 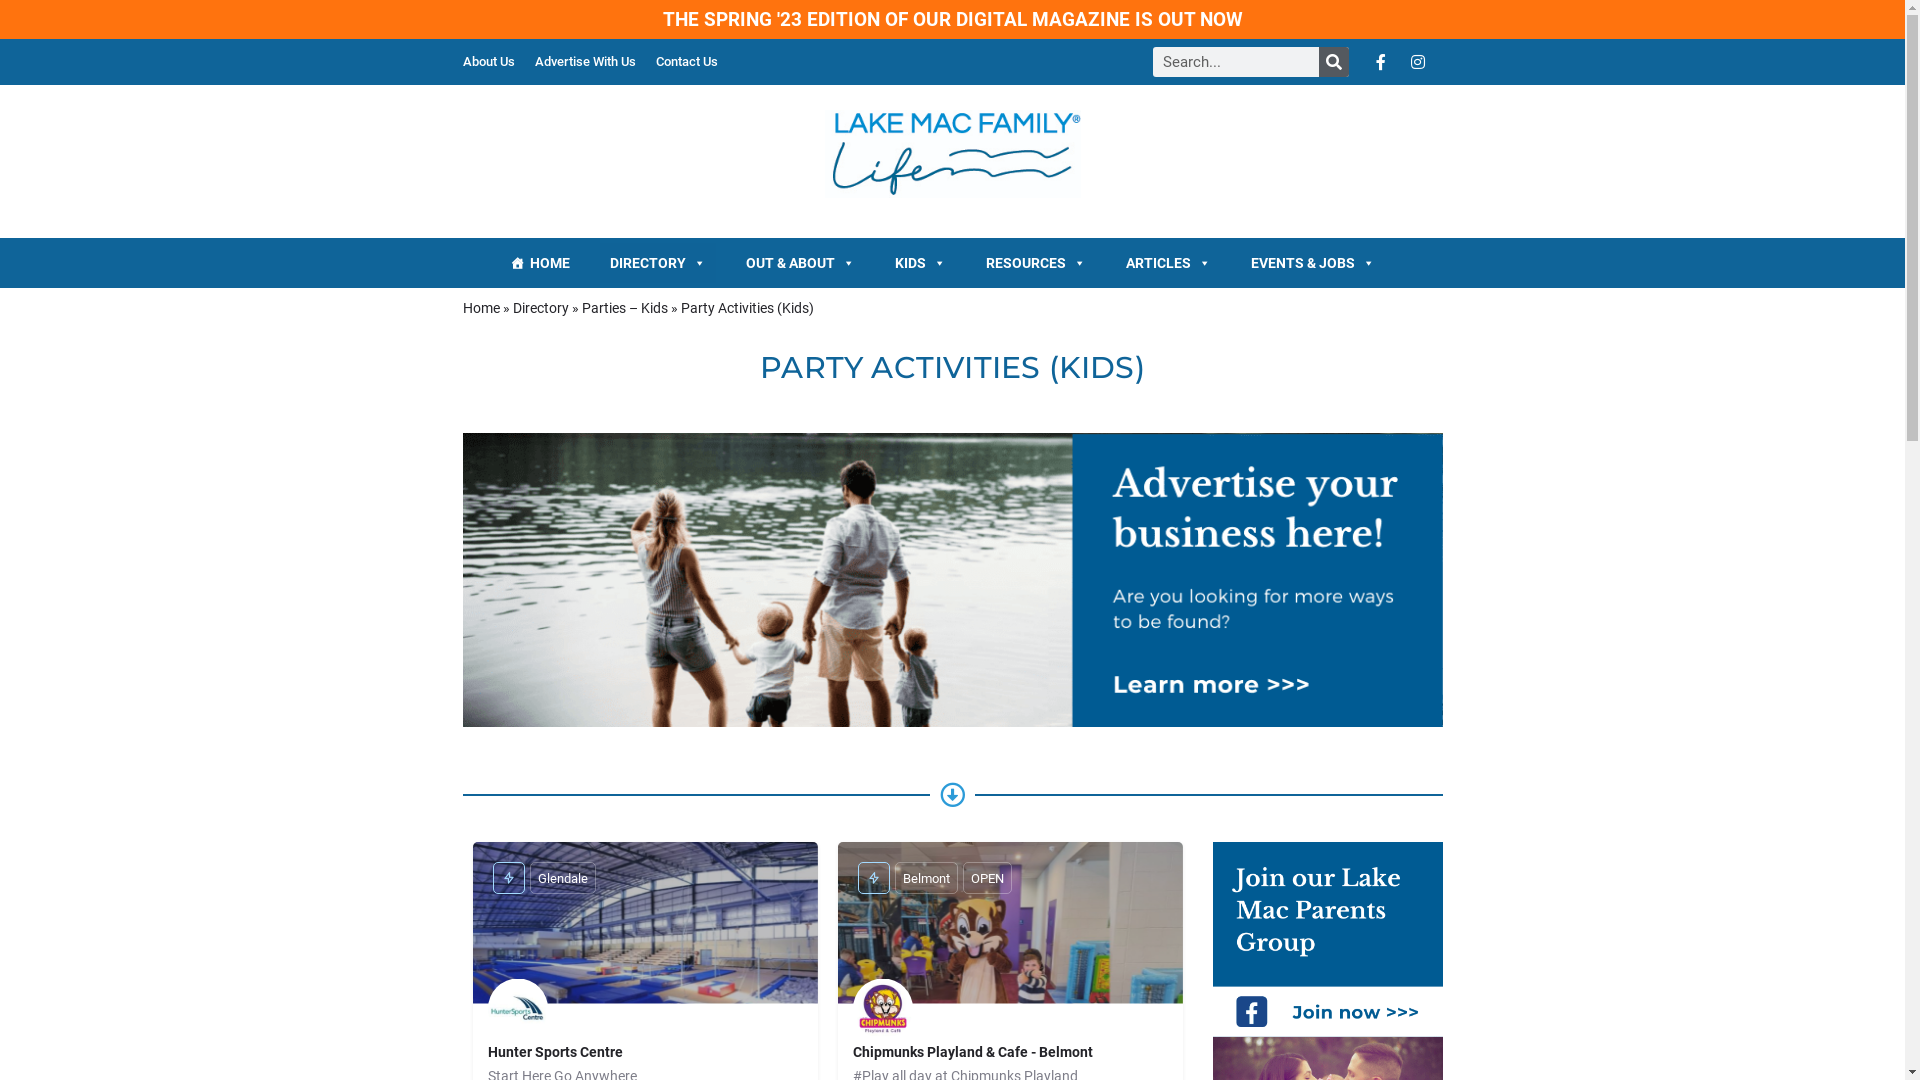 I want to click on 'KIDS', so click(x=919, y=261).